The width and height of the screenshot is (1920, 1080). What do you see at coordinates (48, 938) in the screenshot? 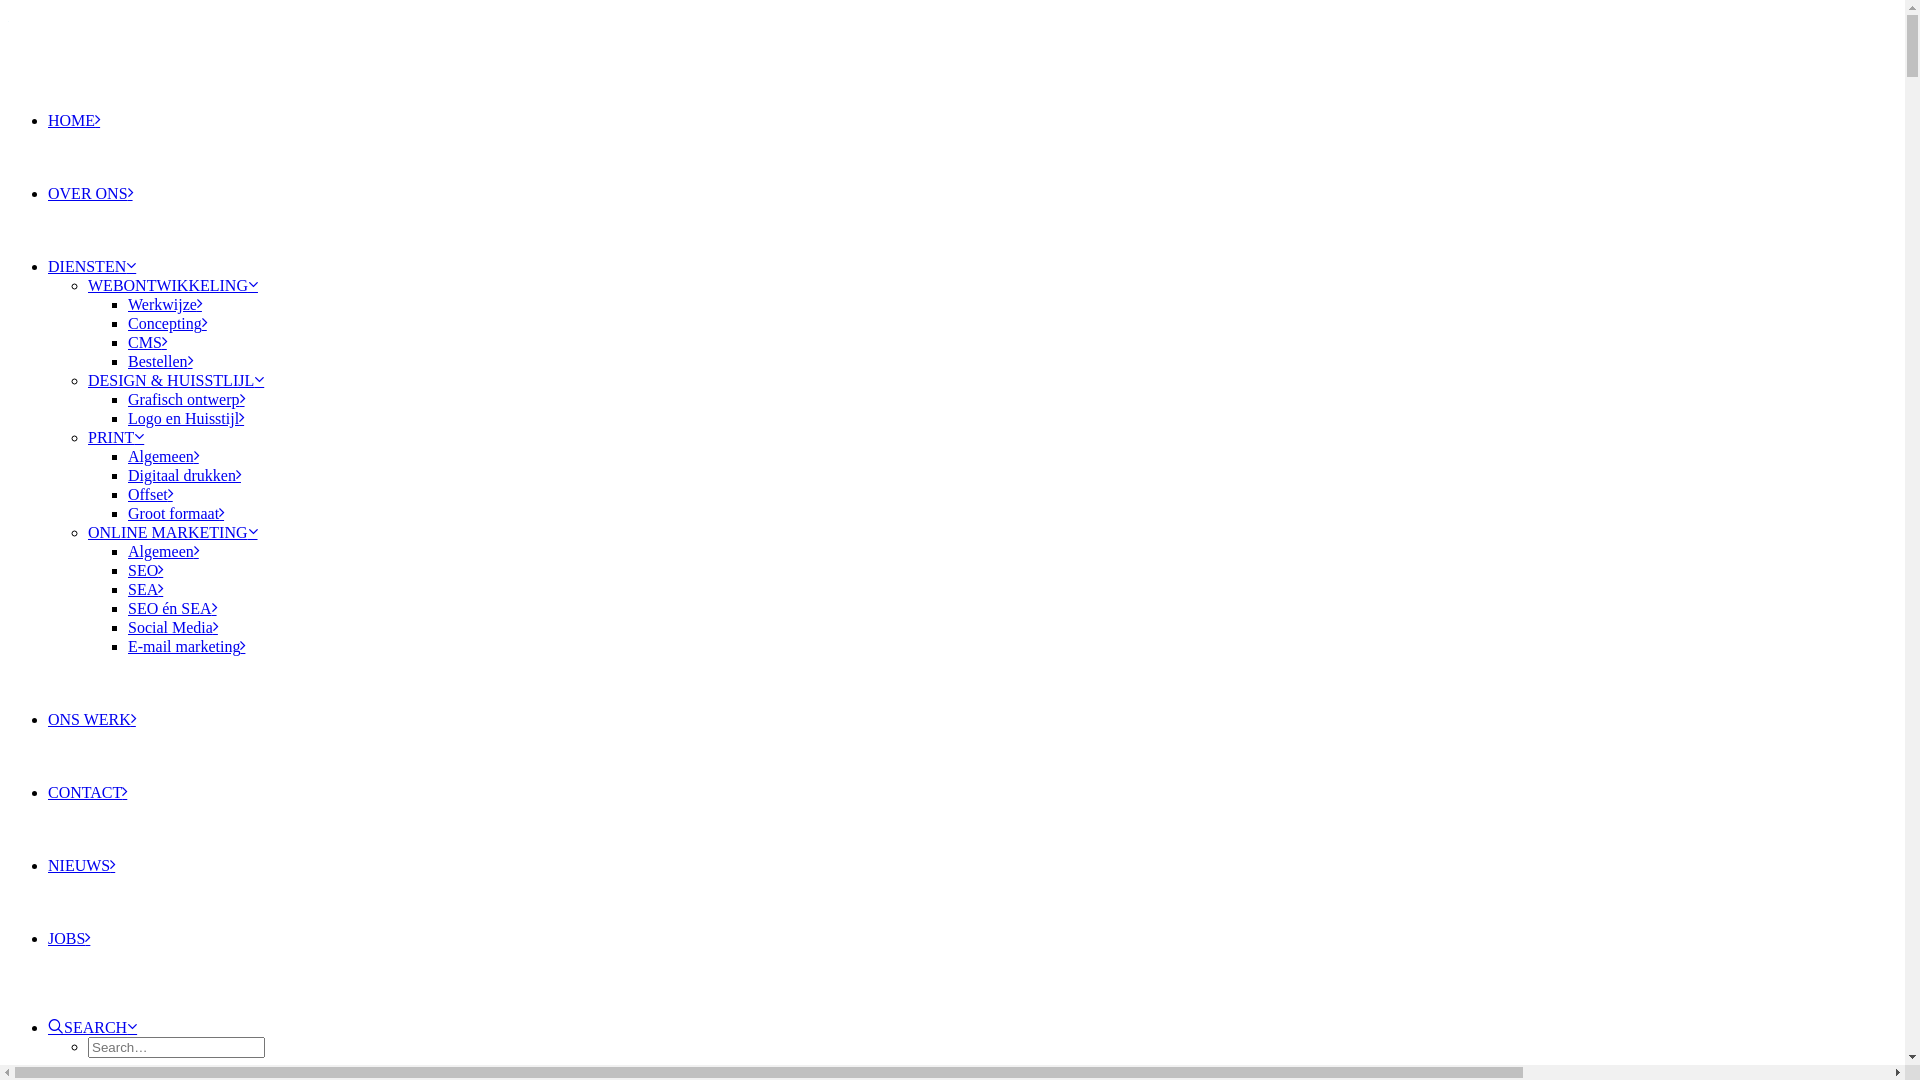
I see `'JOBS'` at bounding box center [48, 938].